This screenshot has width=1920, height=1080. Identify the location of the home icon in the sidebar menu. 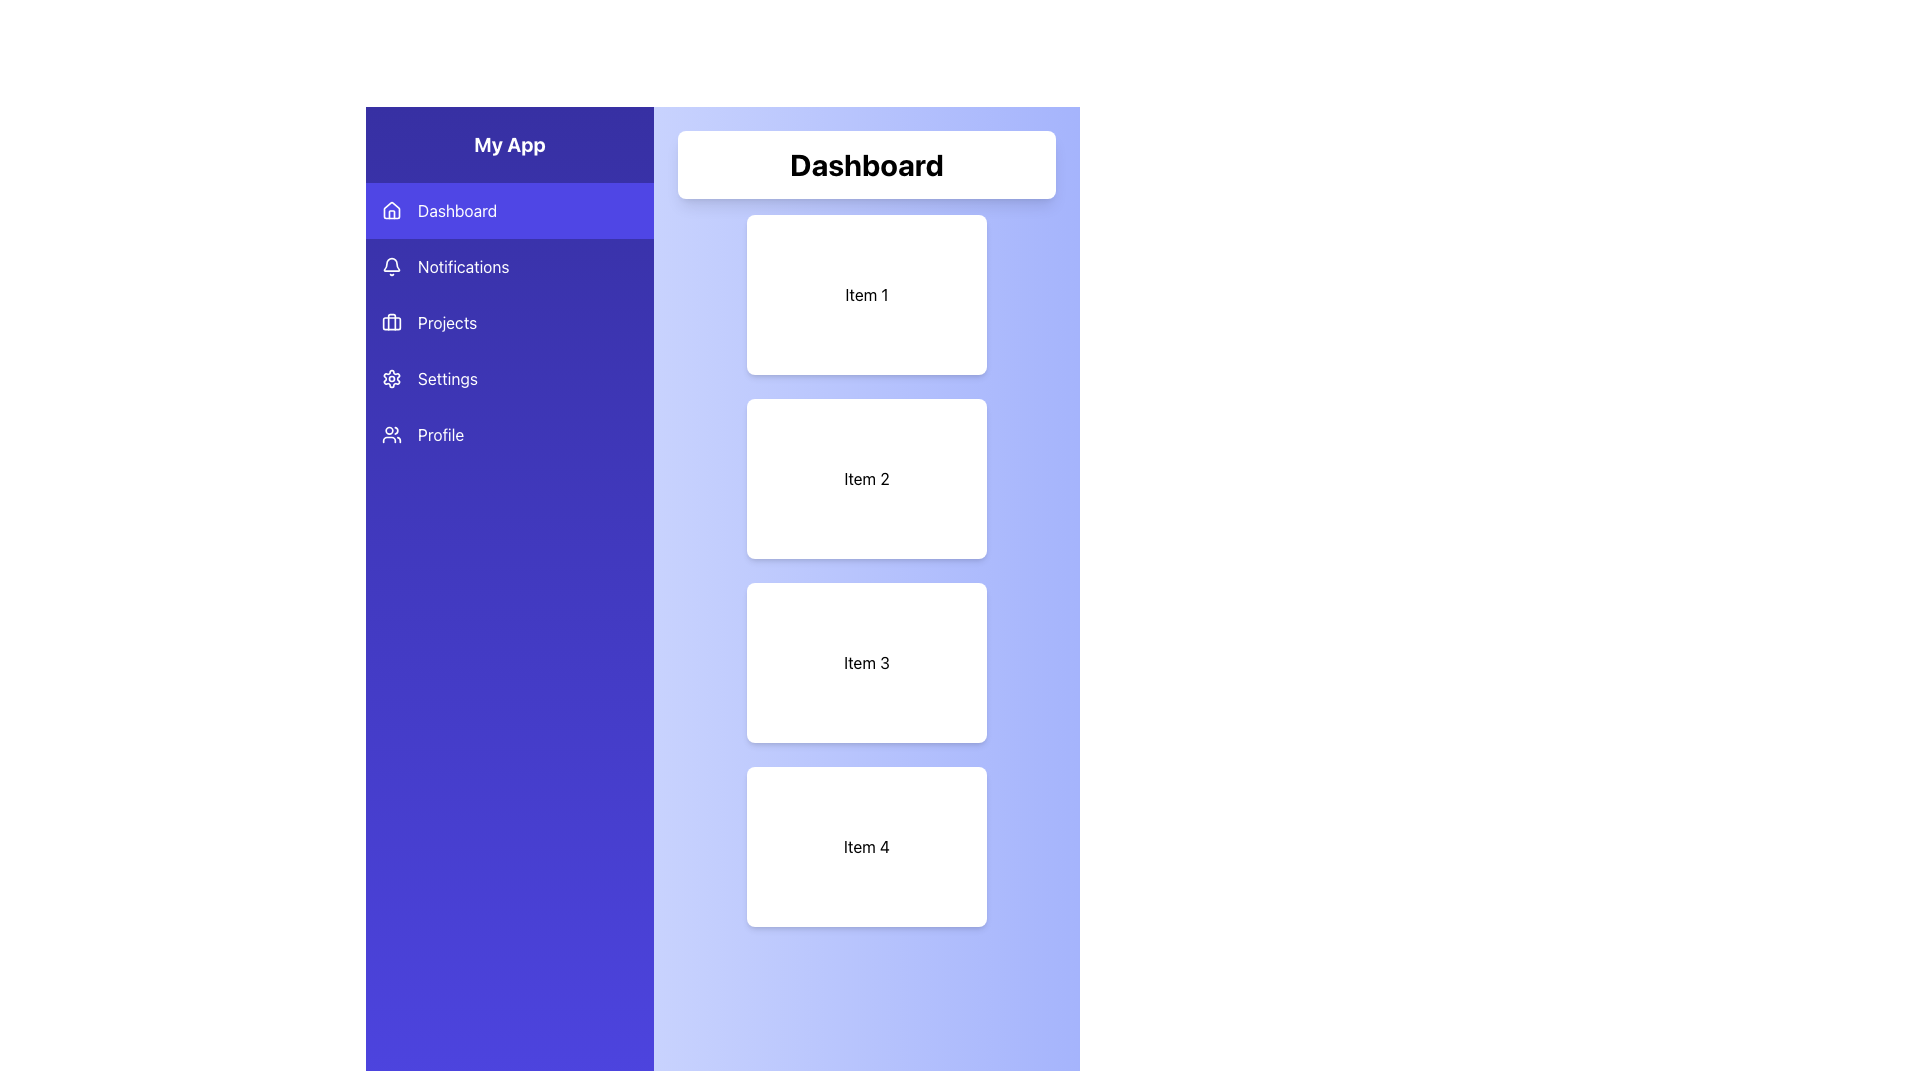
(392, 211).